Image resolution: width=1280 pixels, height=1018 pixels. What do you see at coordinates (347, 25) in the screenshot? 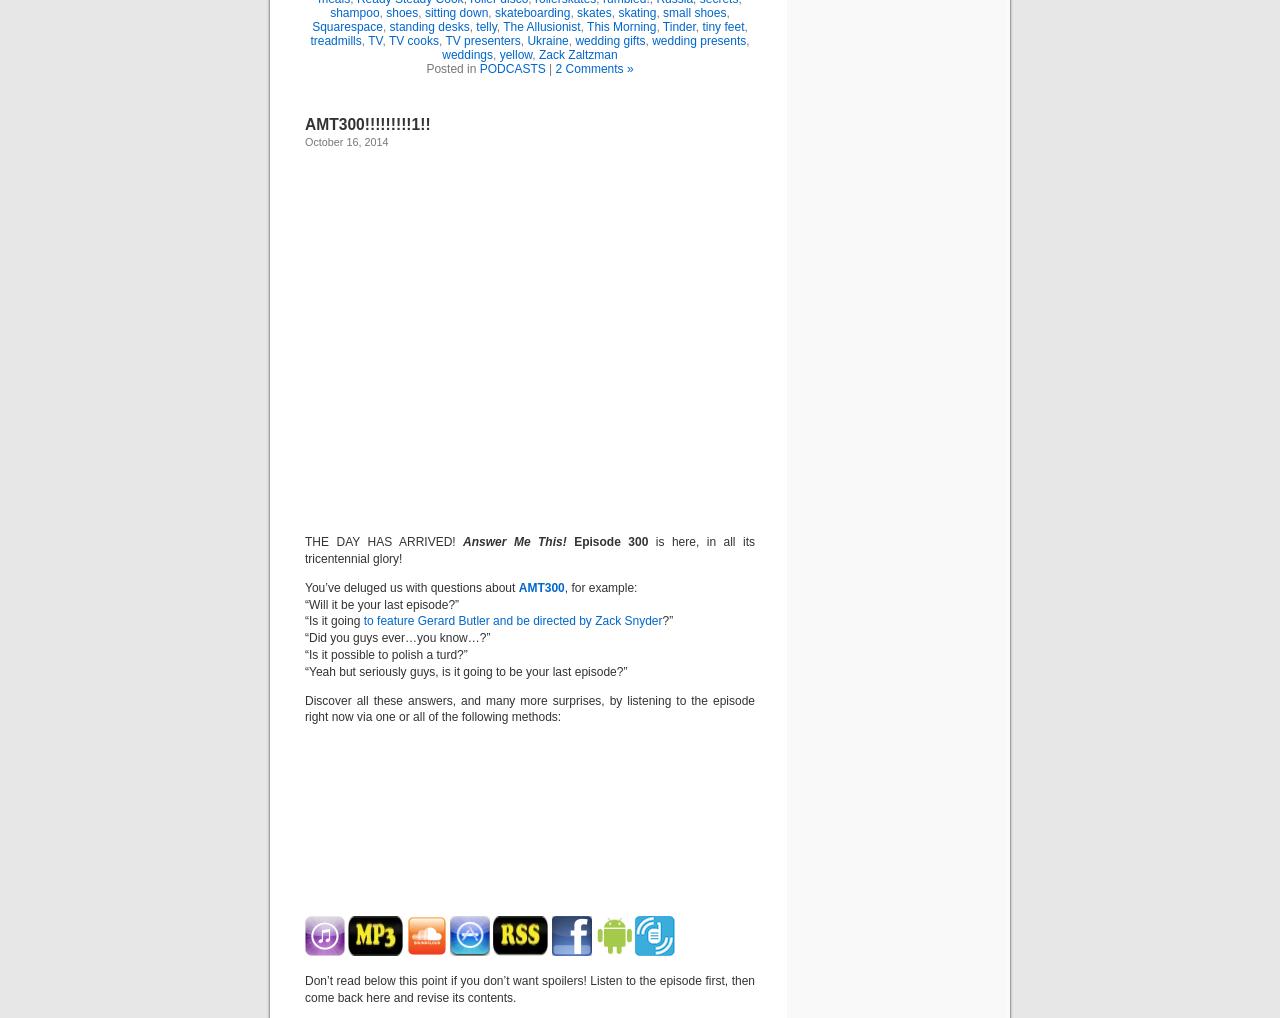
I see `'Squarespace'` at bounding box center [347, 25].